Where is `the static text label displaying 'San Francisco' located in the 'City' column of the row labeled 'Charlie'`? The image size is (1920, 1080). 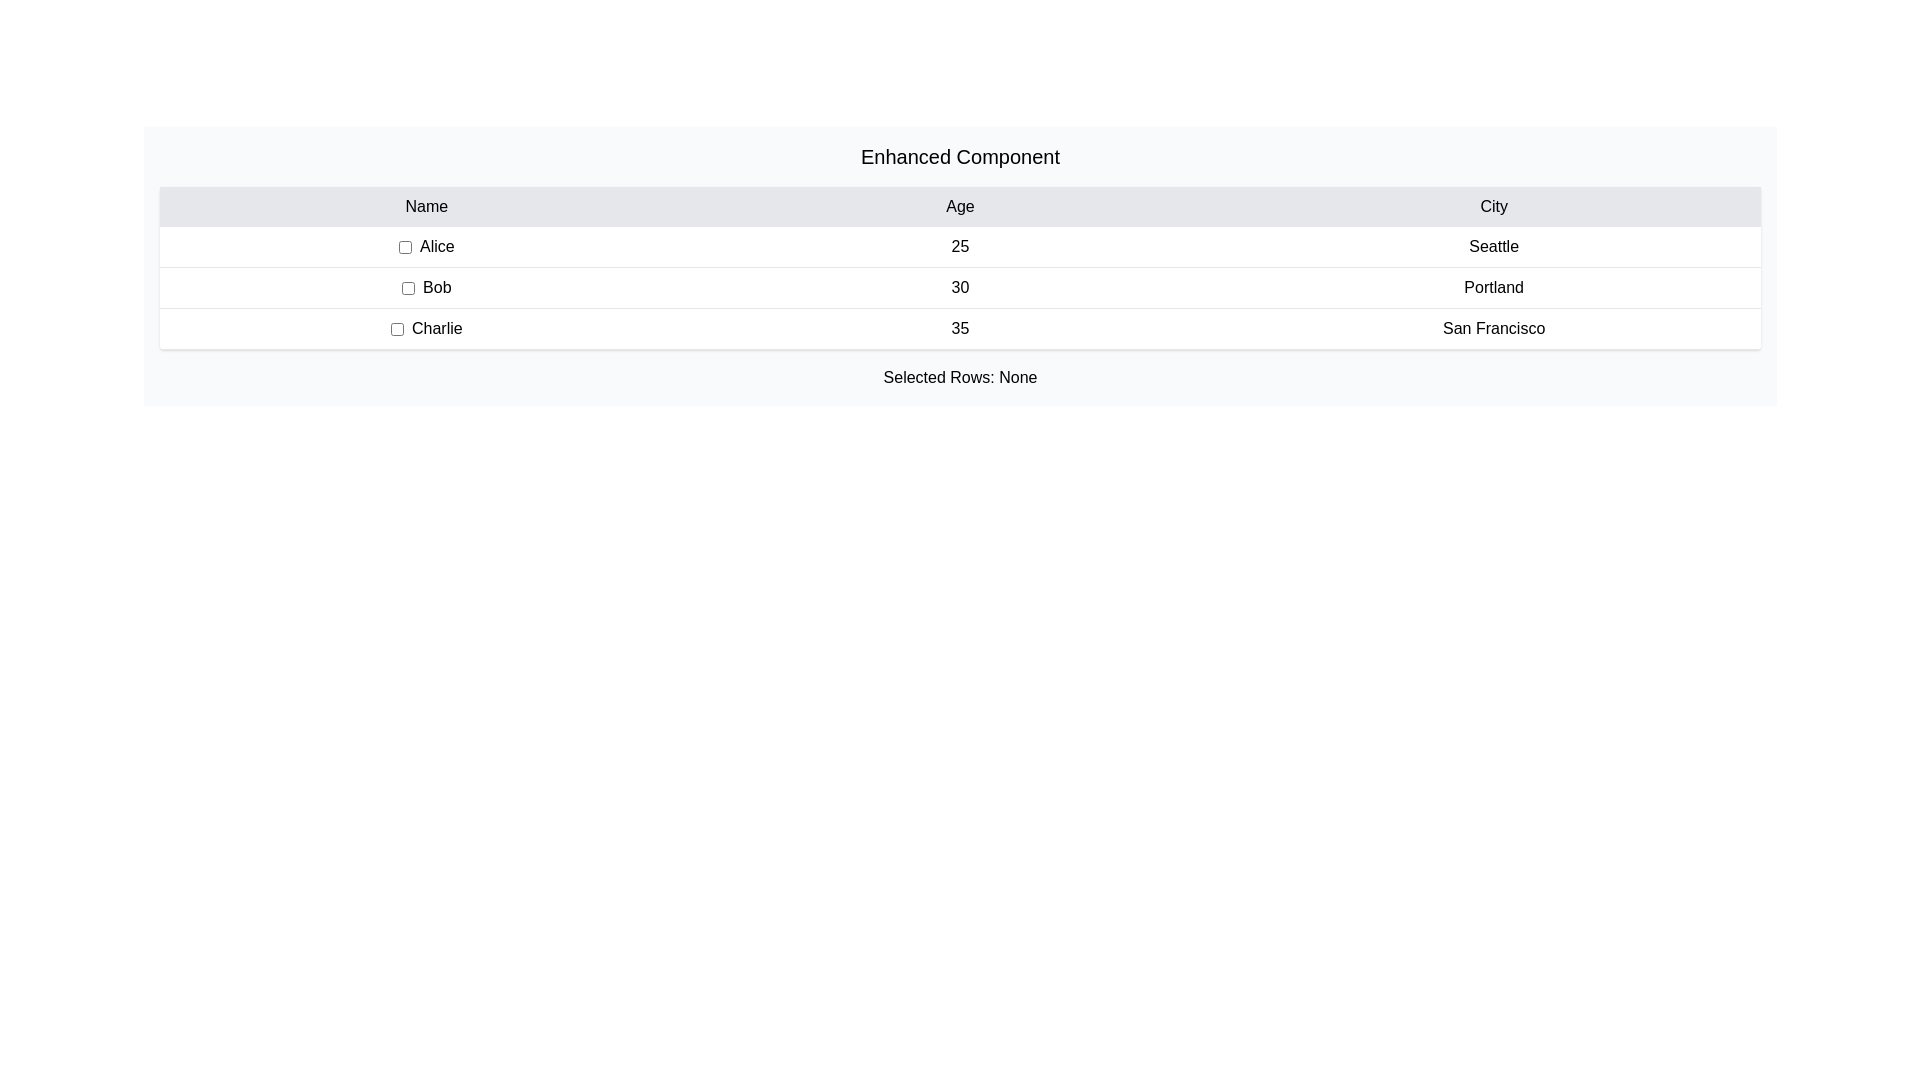 the static text label displaying 'San Francisco' located in the 'City' column of the row labeled 'Charlie' is located at coordinates (1494, 327).